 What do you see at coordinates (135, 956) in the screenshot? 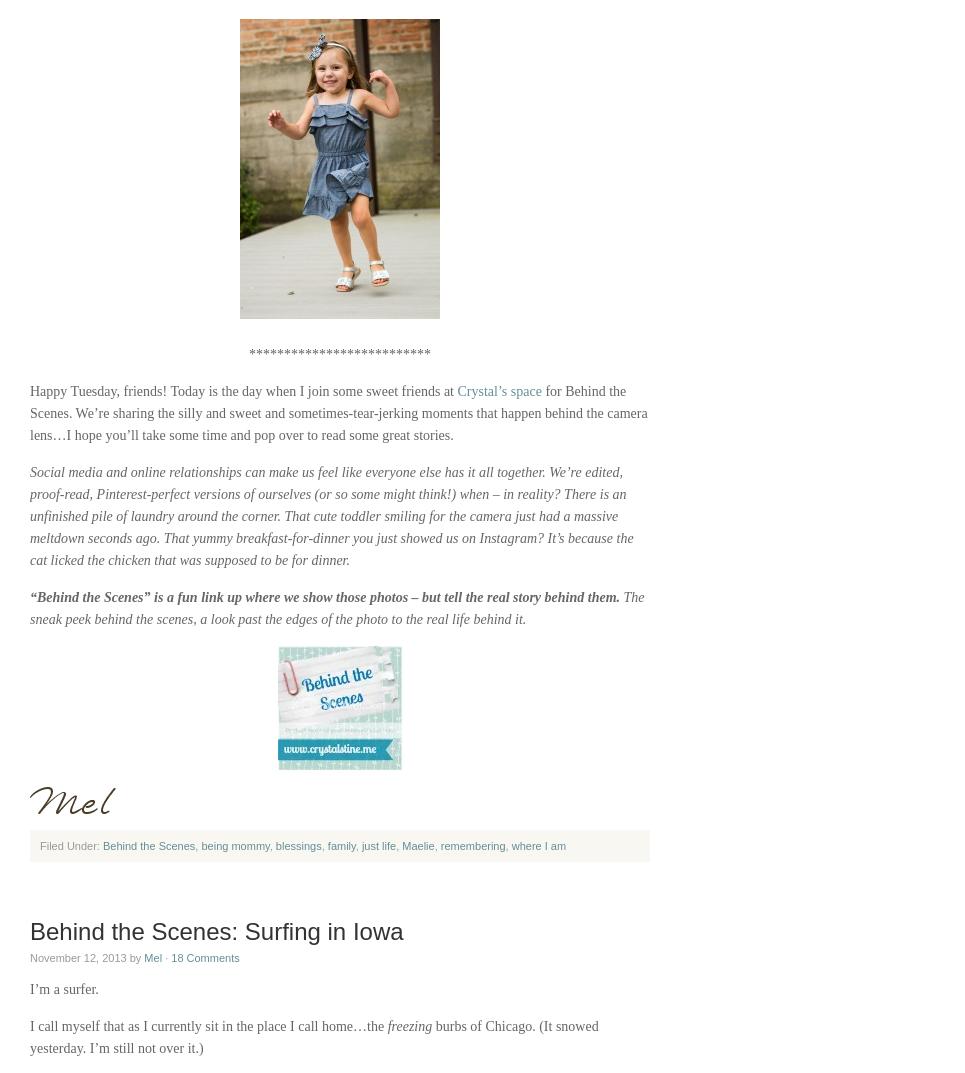
I see `'by'` at bounding box center [135, 956].